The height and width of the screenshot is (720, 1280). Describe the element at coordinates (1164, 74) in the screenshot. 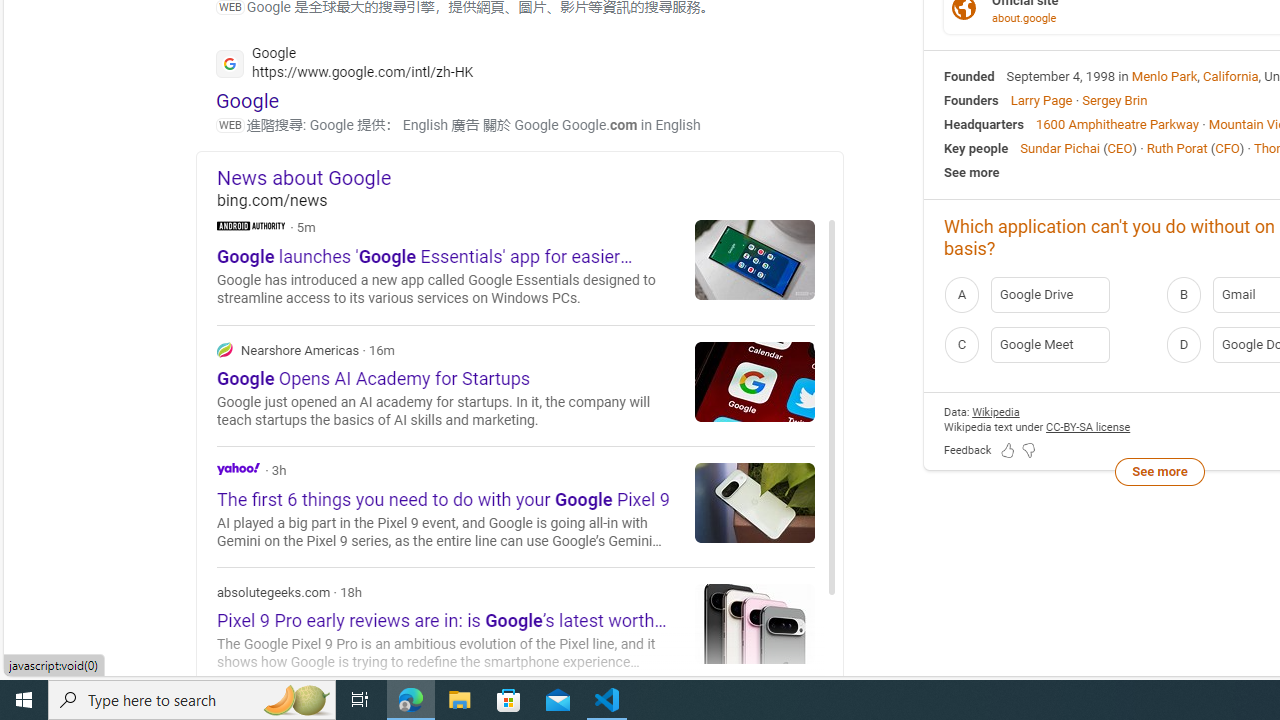

I see `'Menlo Park'` at that location.